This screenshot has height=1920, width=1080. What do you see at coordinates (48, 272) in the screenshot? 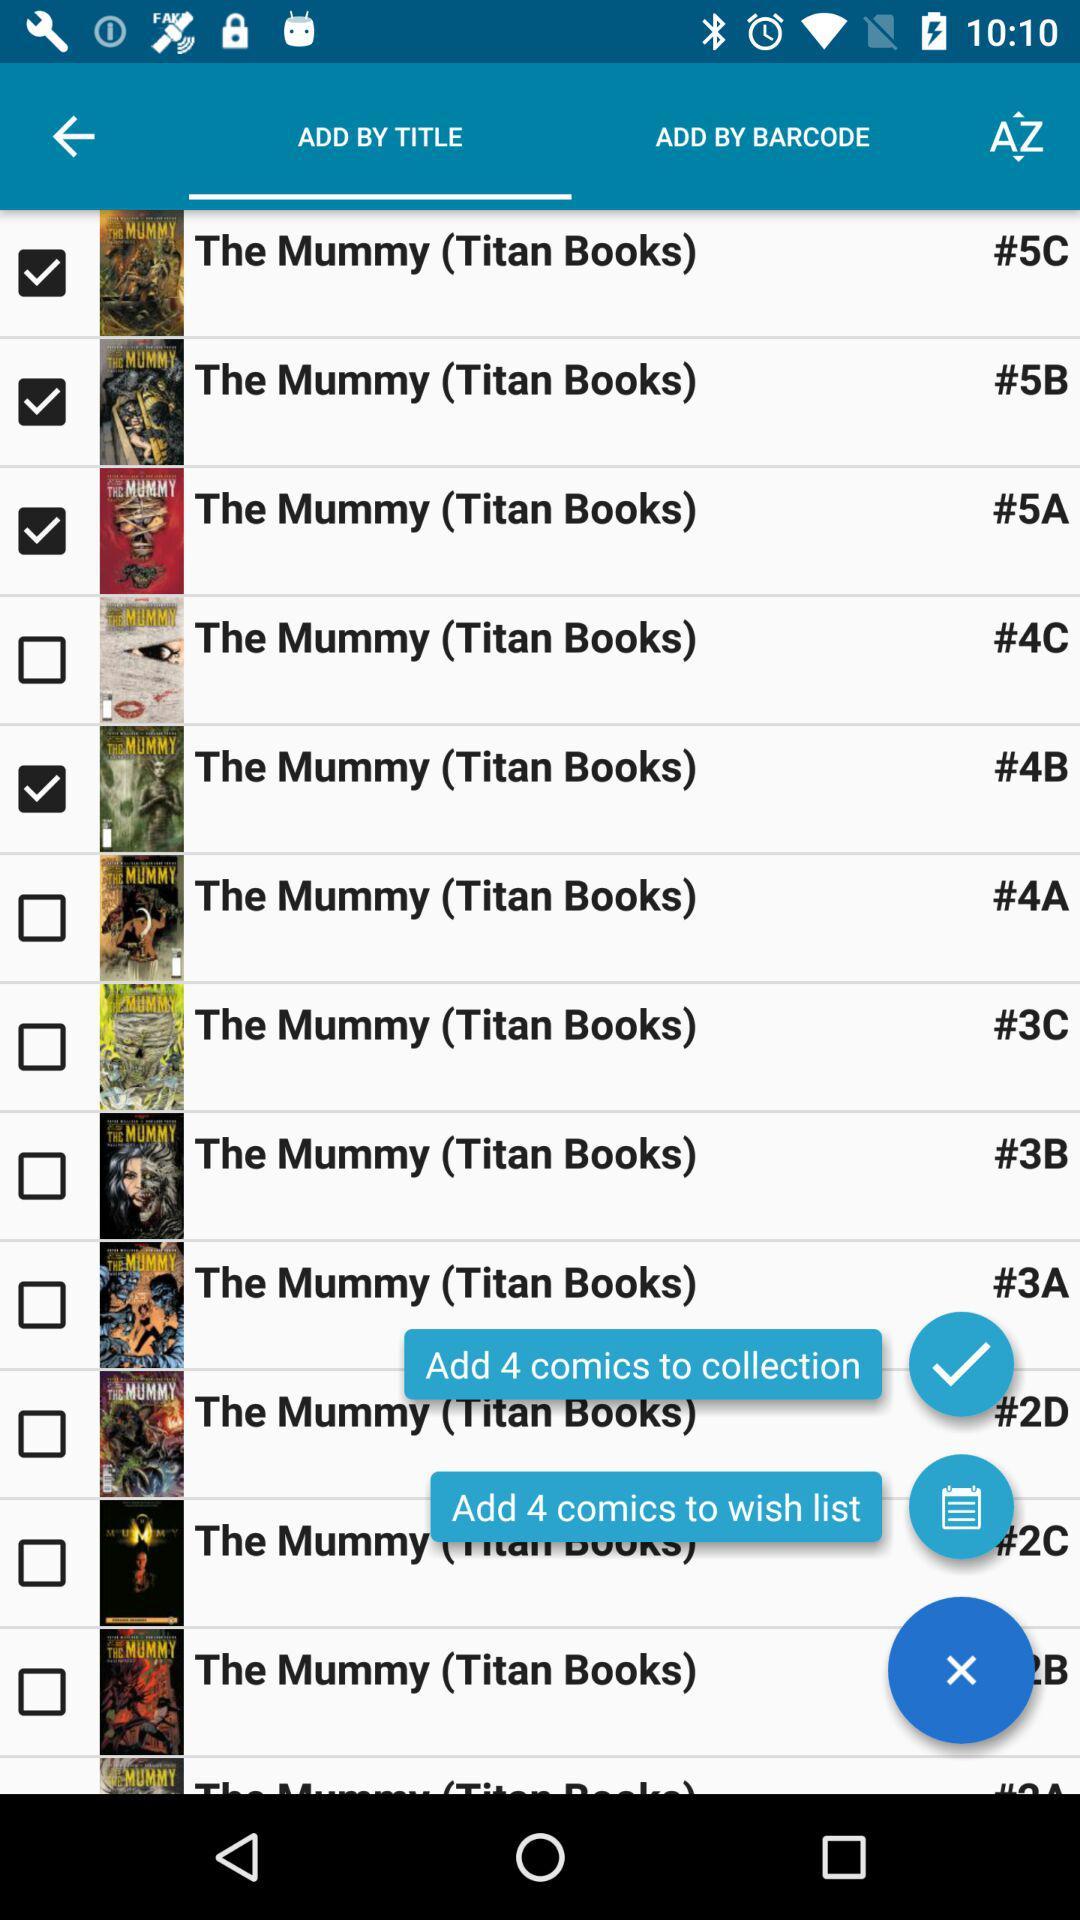
I see `the mummy` at bounding box center [48, 272].